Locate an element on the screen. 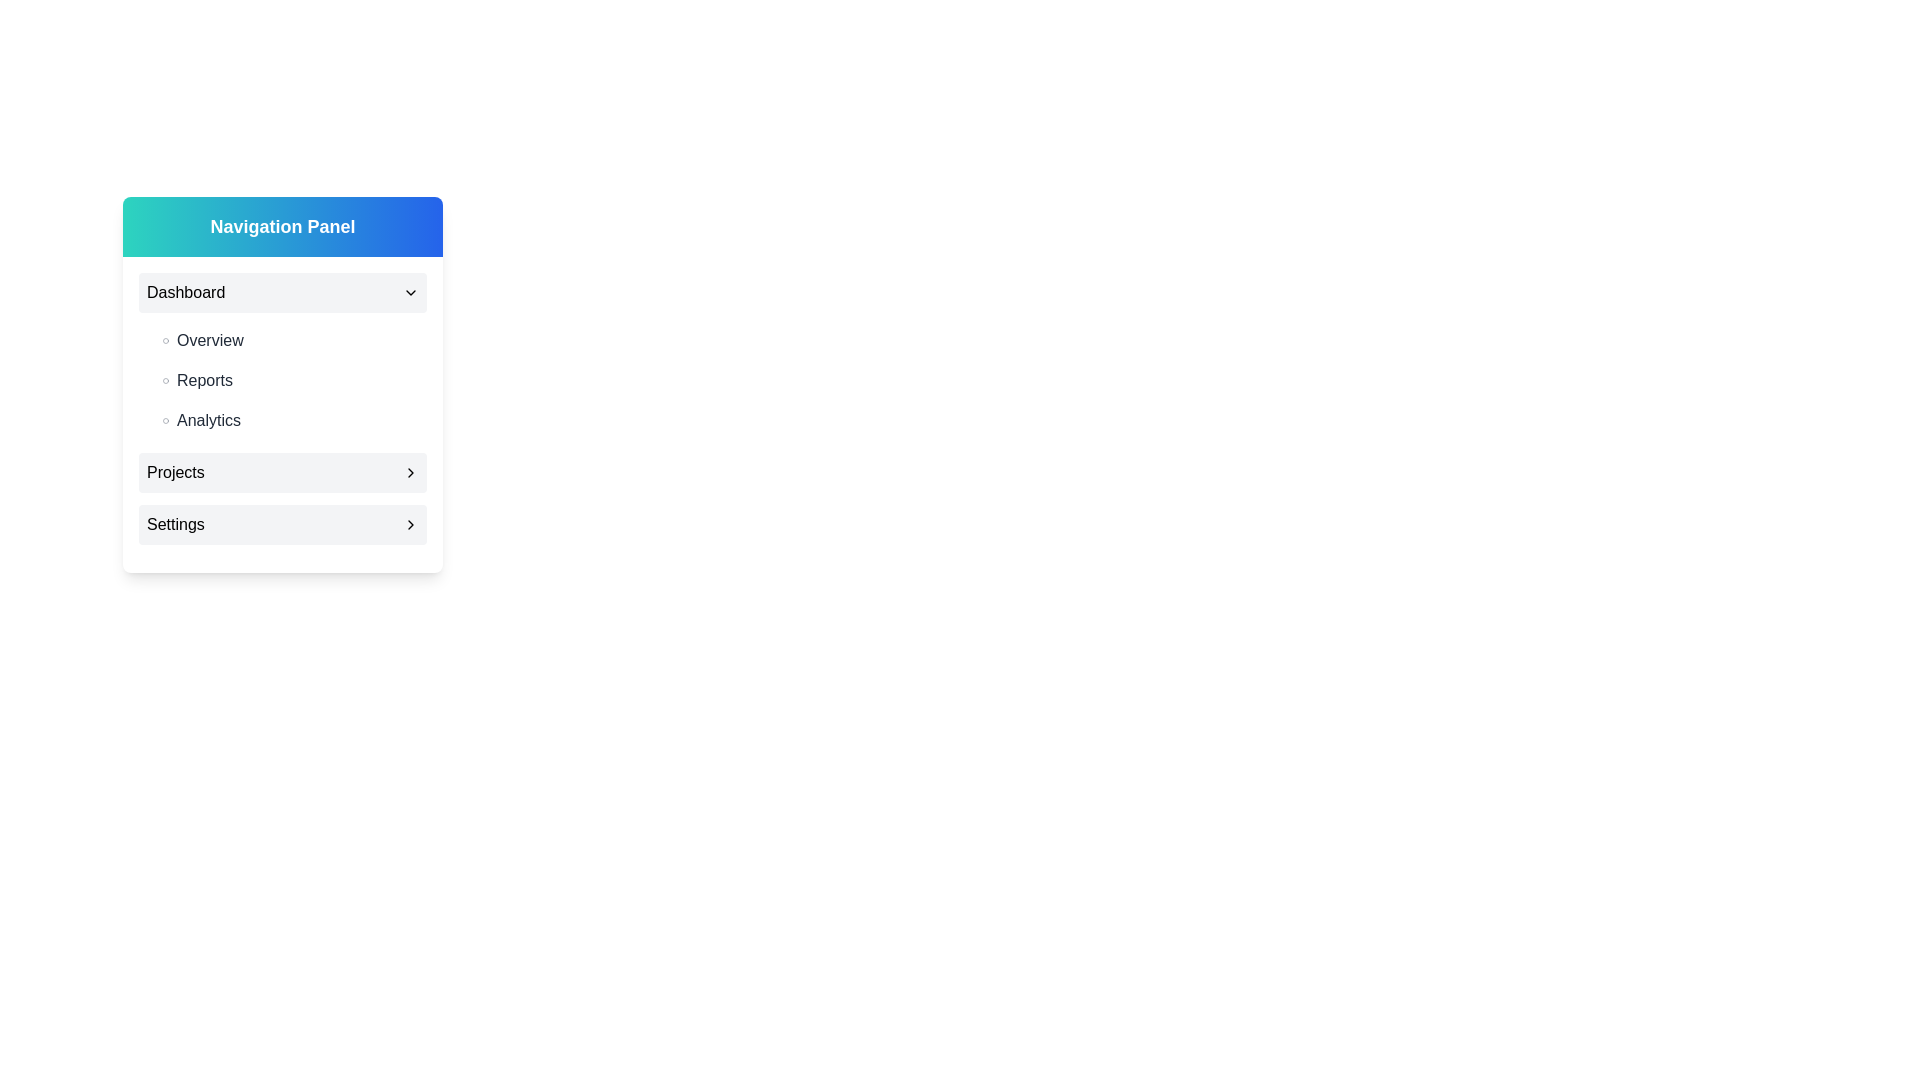  the 'Overview' text label which is the first sub-item under the 'Dashboard' section in the navigation menu is located at coordinates (210, 339).